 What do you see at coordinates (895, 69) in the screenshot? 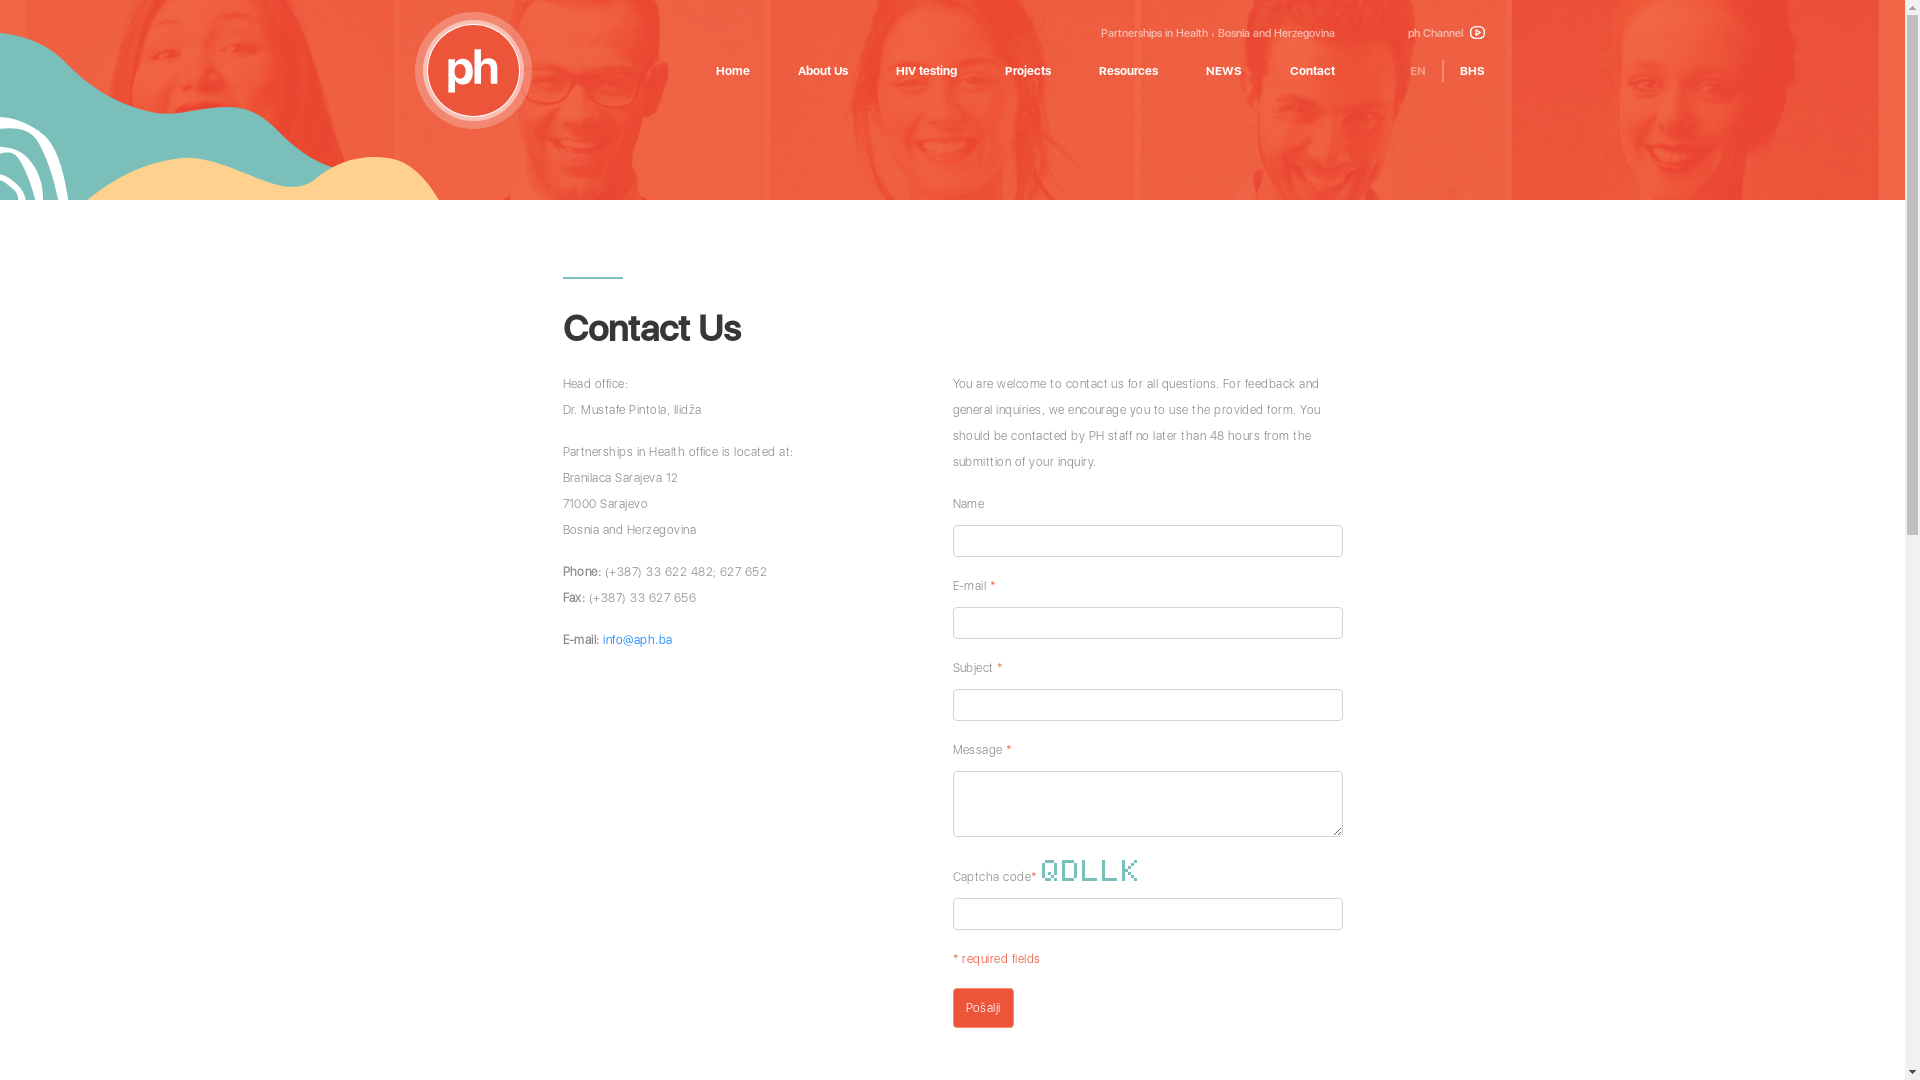
I see `'HIV testing'` at bounding box center [895, 69].